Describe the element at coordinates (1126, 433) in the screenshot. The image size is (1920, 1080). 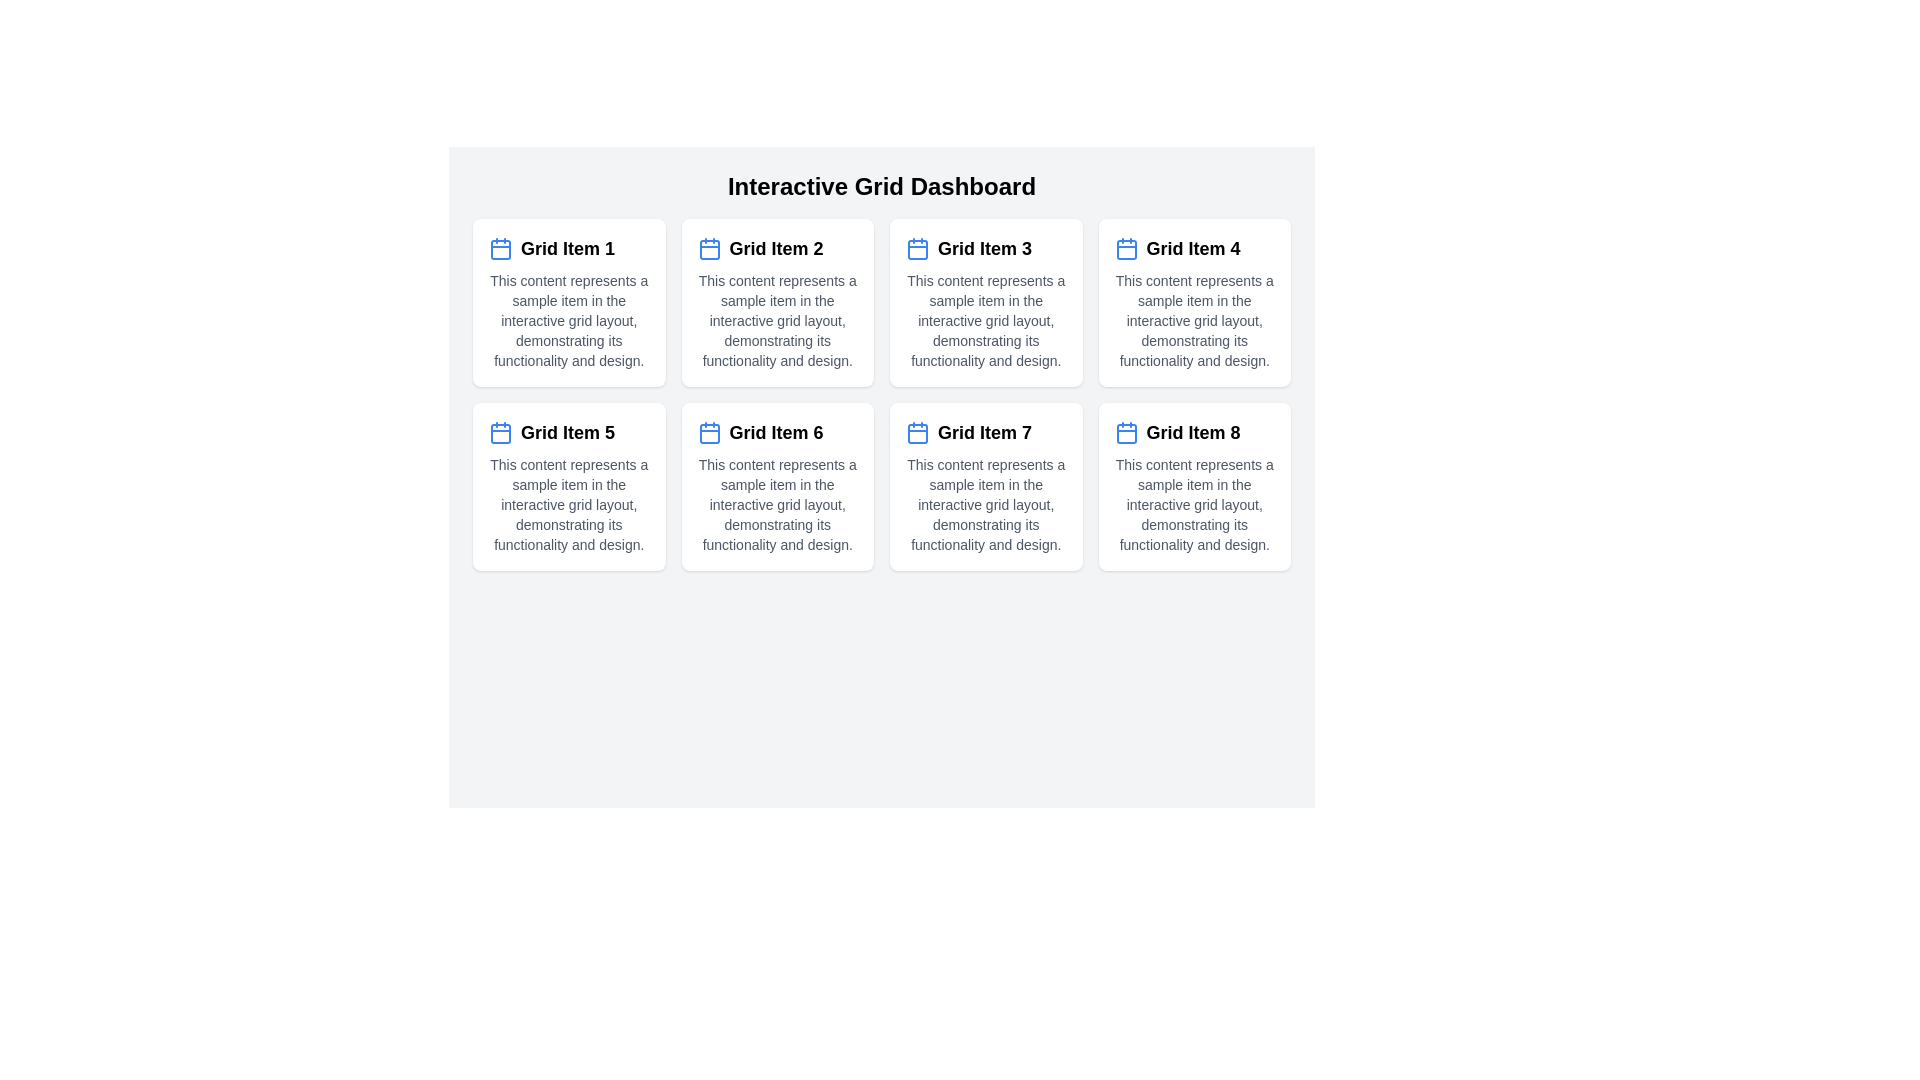
I see `inner rectangle of the calendar icon located within 'Grid Item 8' in the interactive grid dashboard using developer tools` at that location.